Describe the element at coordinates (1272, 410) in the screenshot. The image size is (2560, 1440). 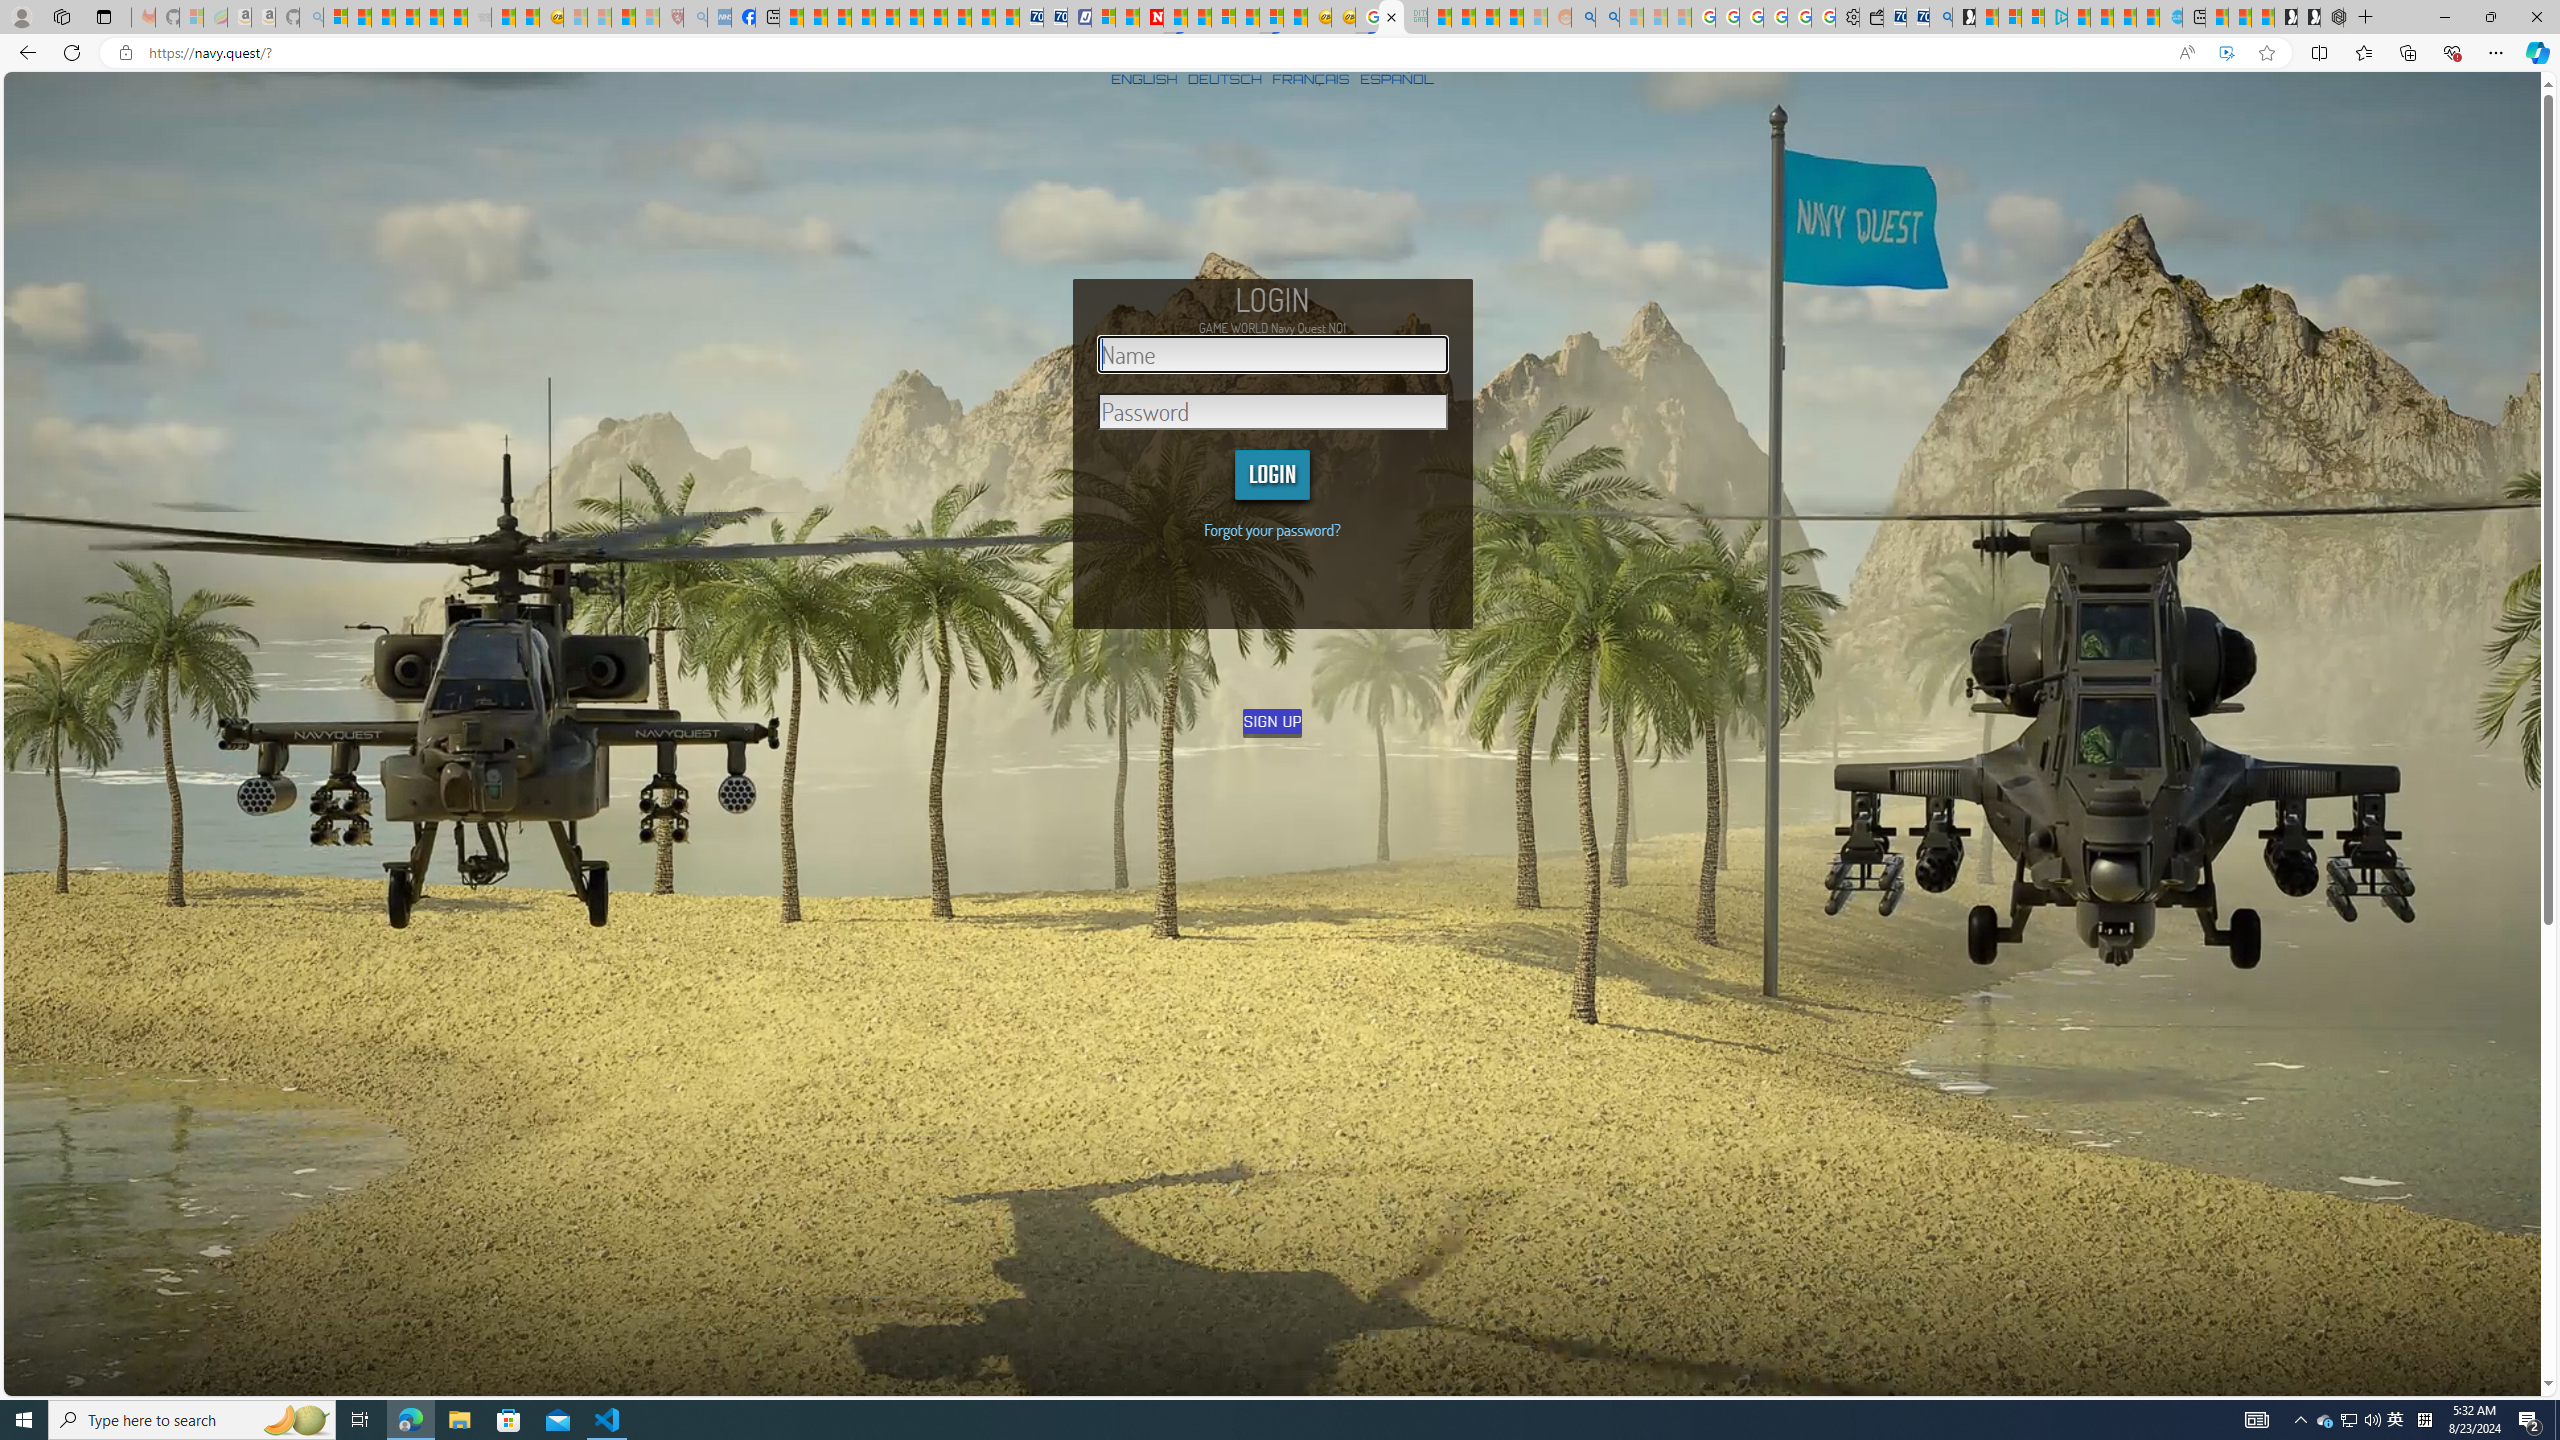
I see `'Password'` at that location.